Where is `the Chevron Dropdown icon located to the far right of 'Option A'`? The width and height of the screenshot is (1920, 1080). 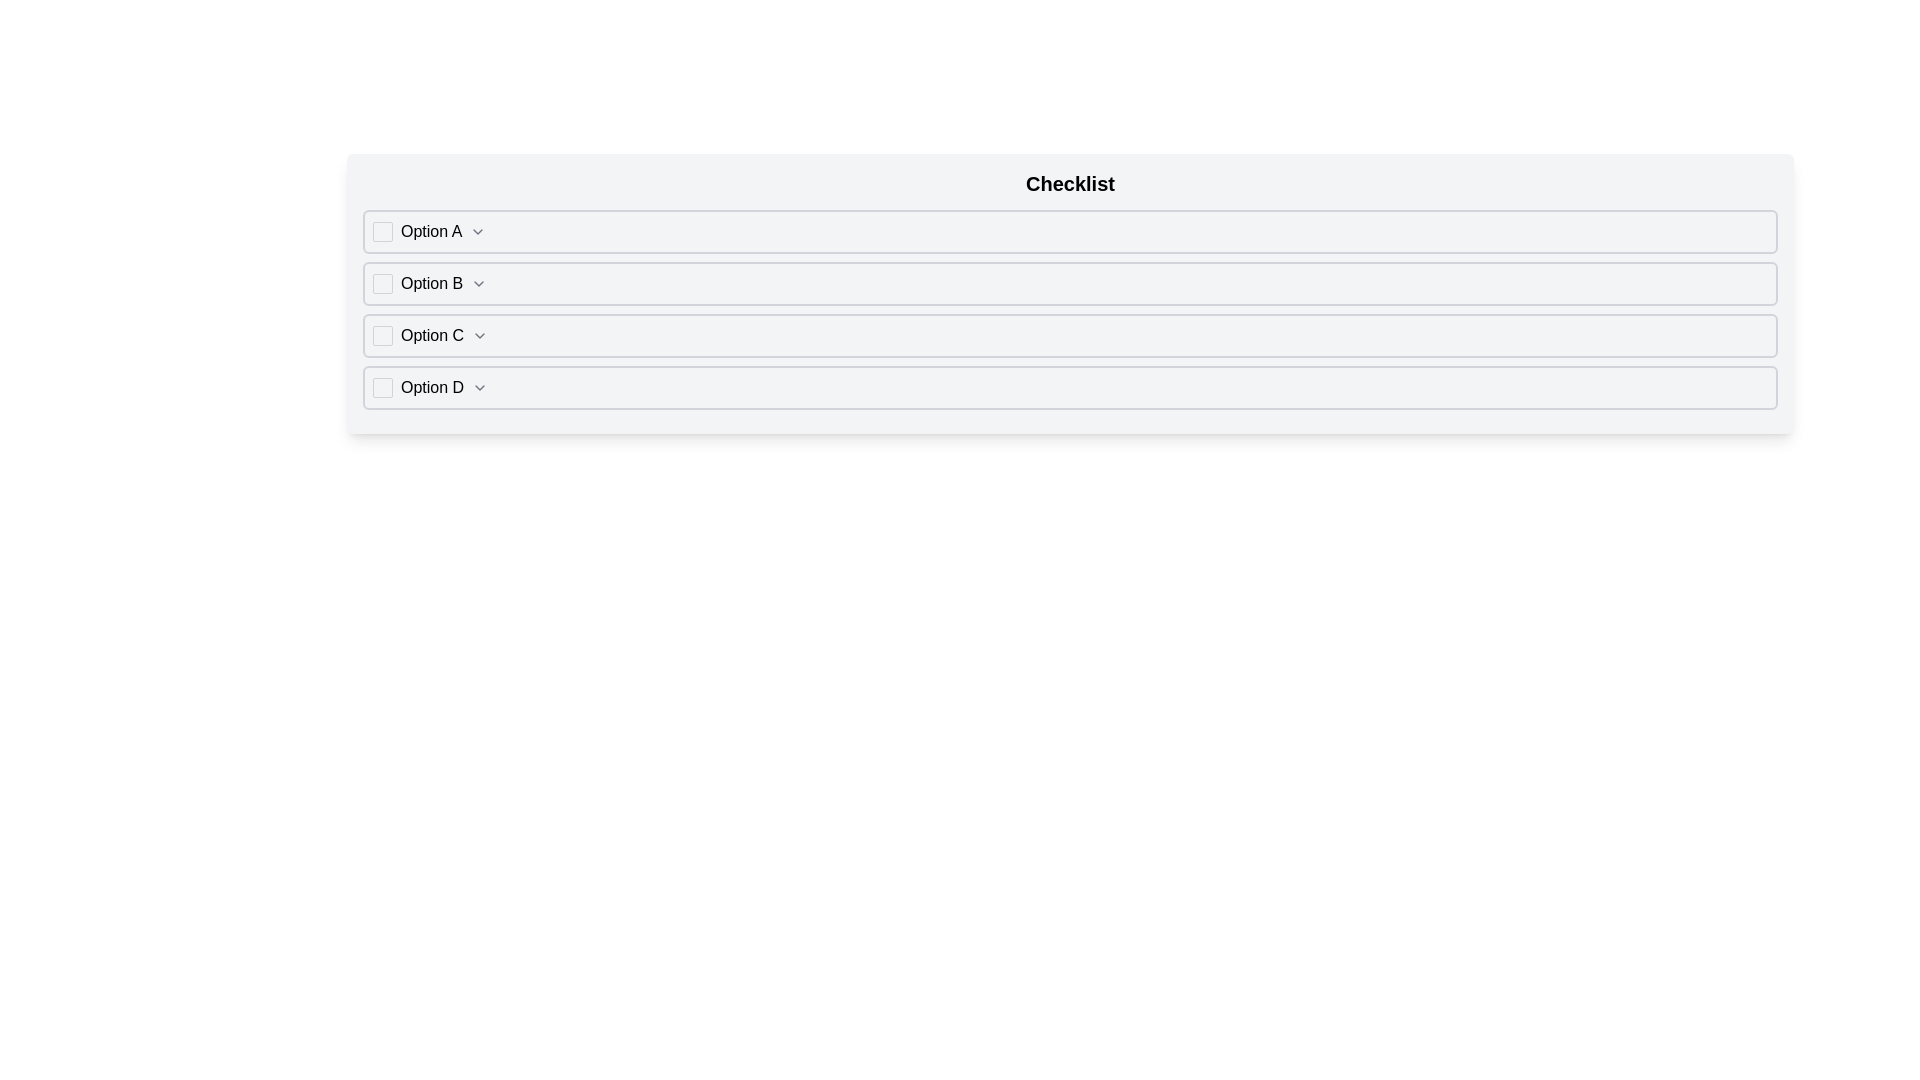
the Chevron Dropdown icon located to the far right of 'Option A' is located at coordinates (477, 230).